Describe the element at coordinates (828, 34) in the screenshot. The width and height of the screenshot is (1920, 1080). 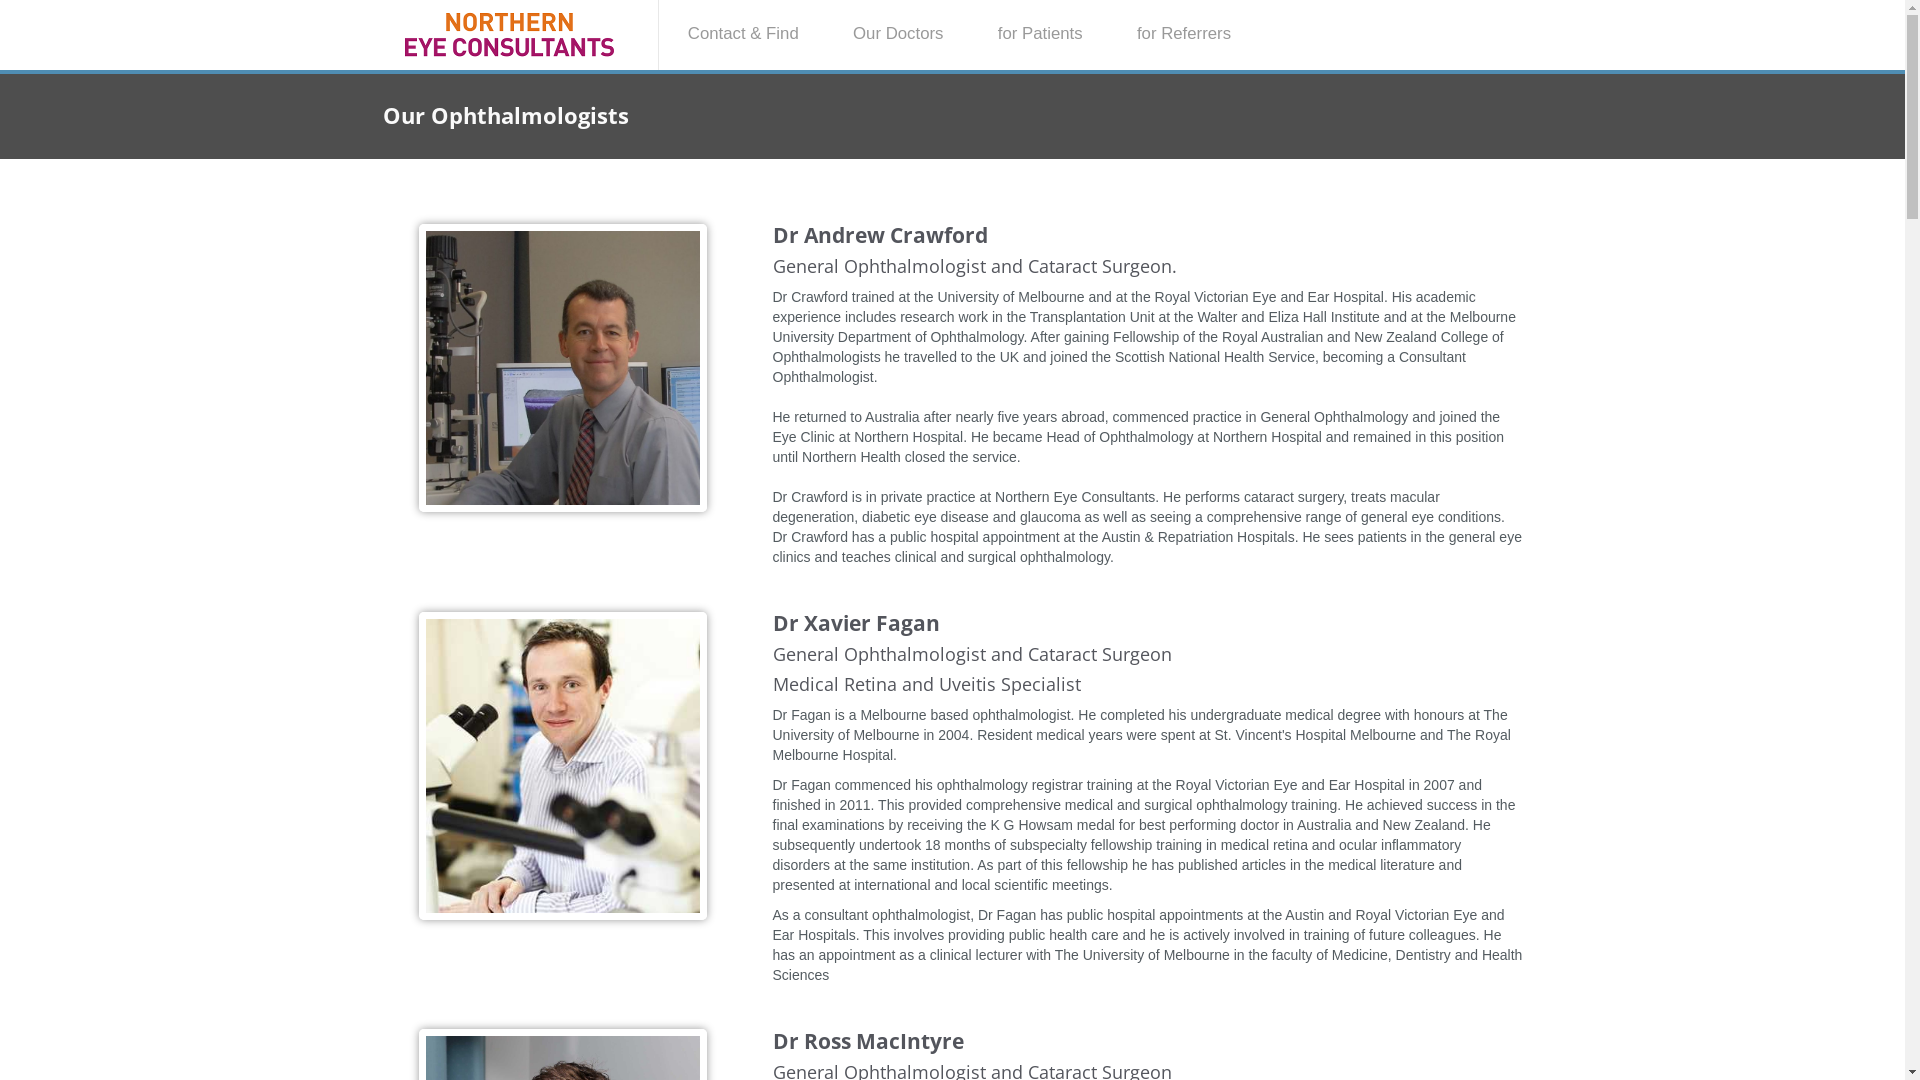
I see `'Our Doctors'` at that location.